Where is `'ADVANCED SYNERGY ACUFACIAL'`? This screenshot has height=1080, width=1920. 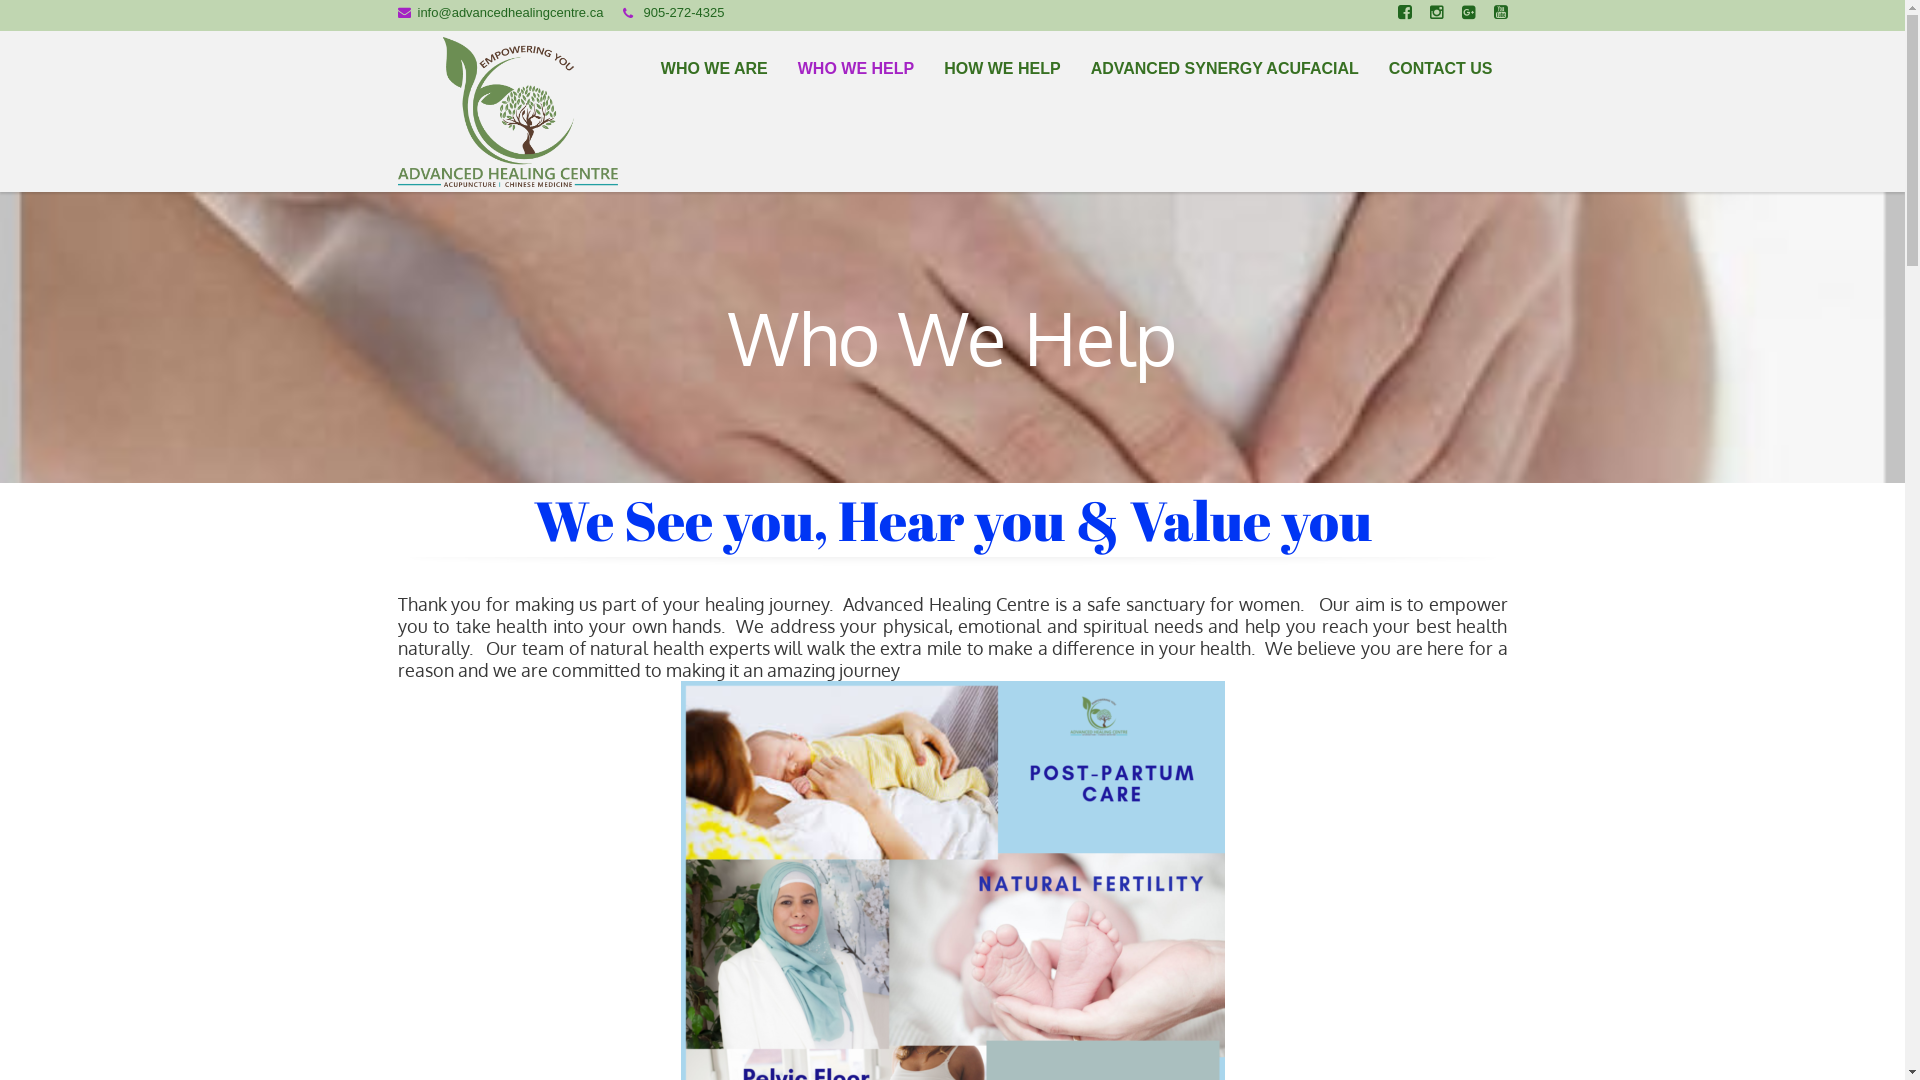
'ADVANCED SYNERGY ACUFACIAL' is located at coordinates (1223, 67).